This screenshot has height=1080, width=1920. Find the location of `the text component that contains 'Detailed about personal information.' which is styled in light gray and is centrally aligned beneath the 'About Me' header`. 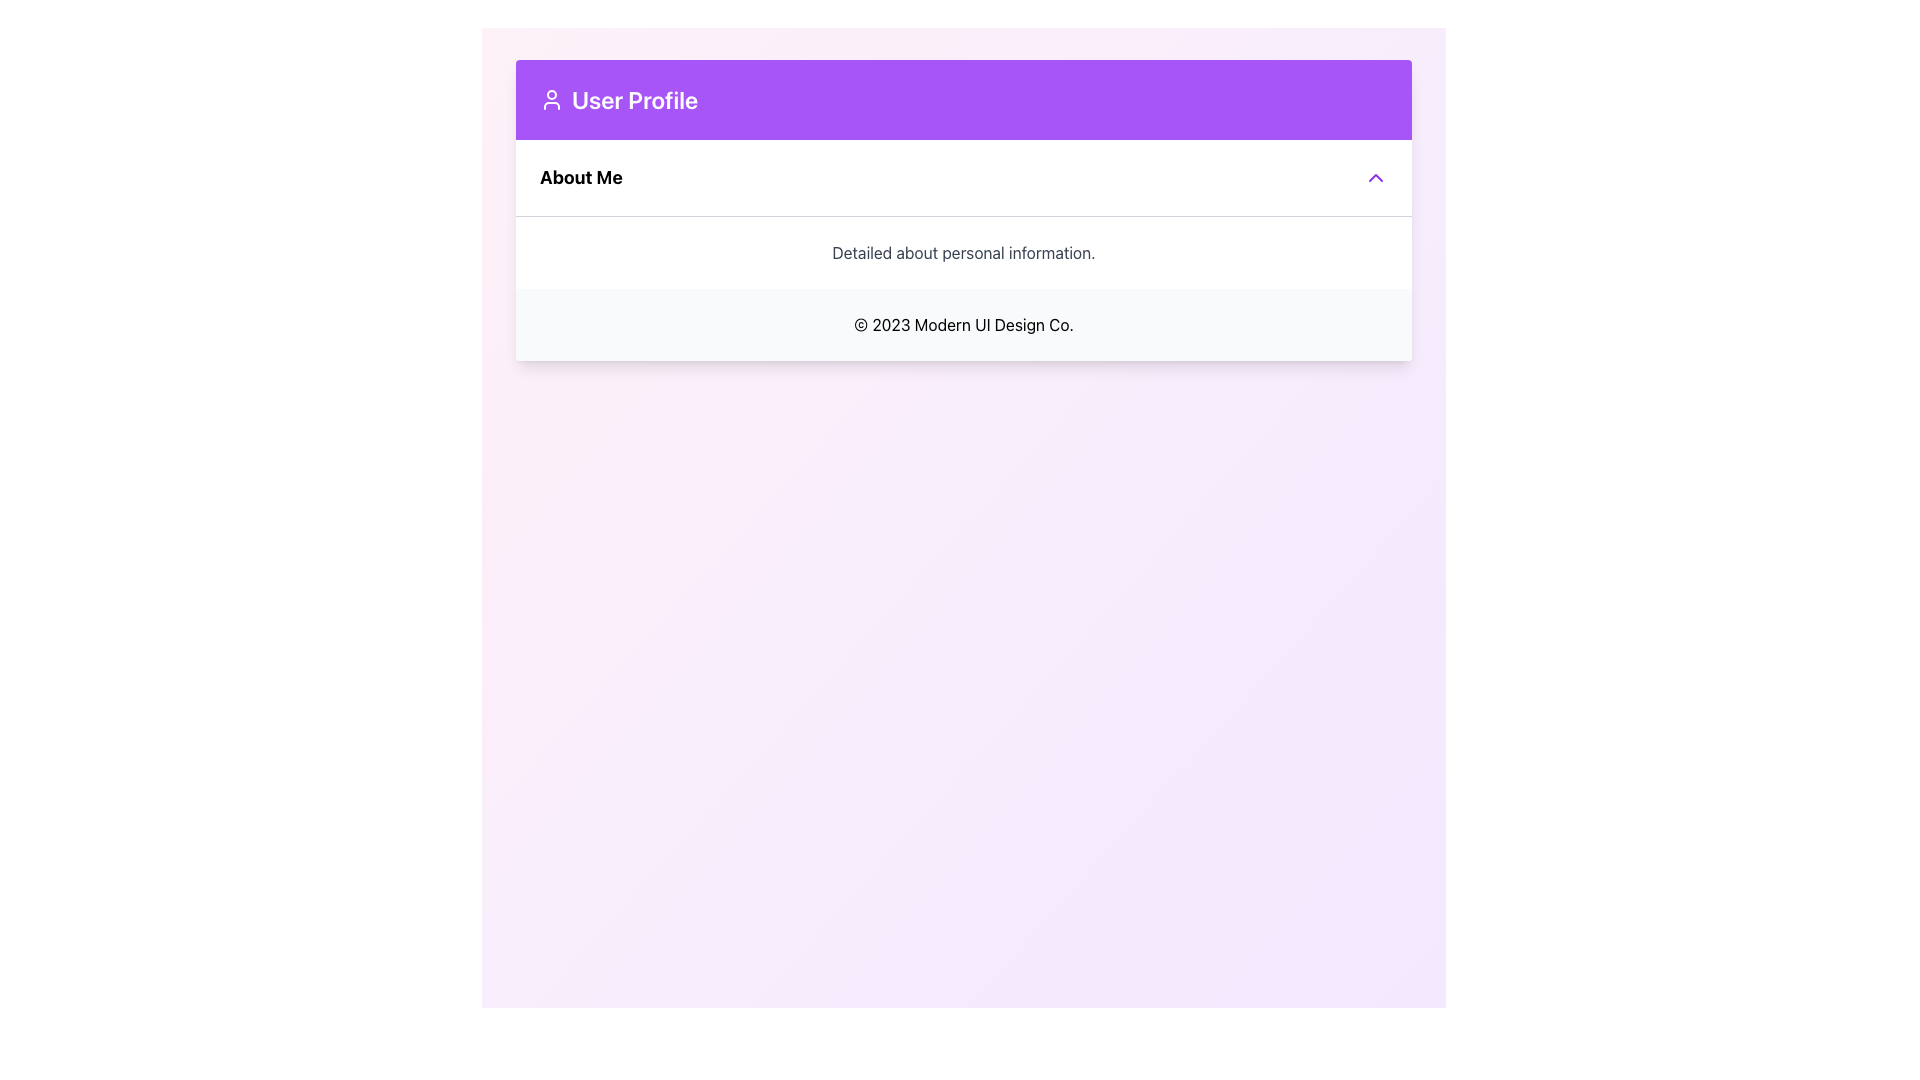

the text component that contains 'Detailed about personal information.' which is styled in light gray and is centrally aligned beneath the 'About Me' header is located at coordinates (964, 250).